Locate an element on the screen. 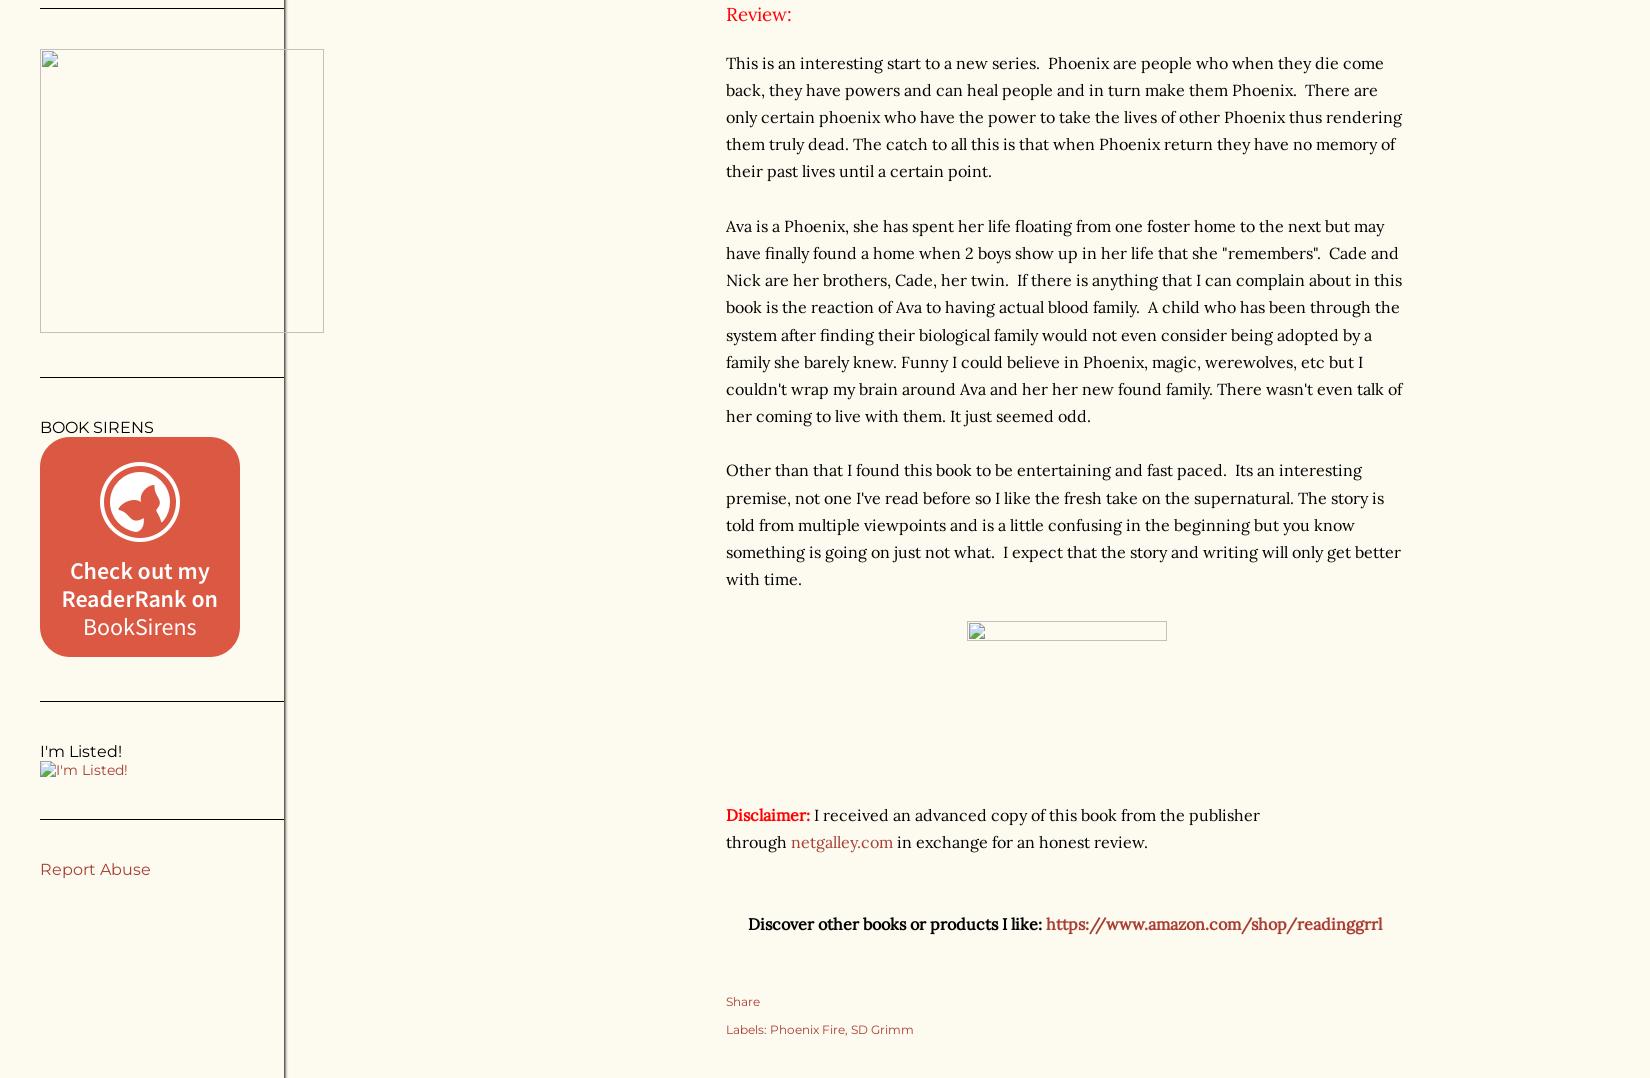  'This is an interesting start to a new series.  Phoenix are people who when they die come back, they have powers and can heal people and in turn make them Phoenix.  There are only certain phoenix who have the power to take the lives of other Phoenix thus rendering them truly dead. The catch to all this is that when Phoenix return they have no memory of their past lives until a certain point.' is located at coordinates (1063, 115).